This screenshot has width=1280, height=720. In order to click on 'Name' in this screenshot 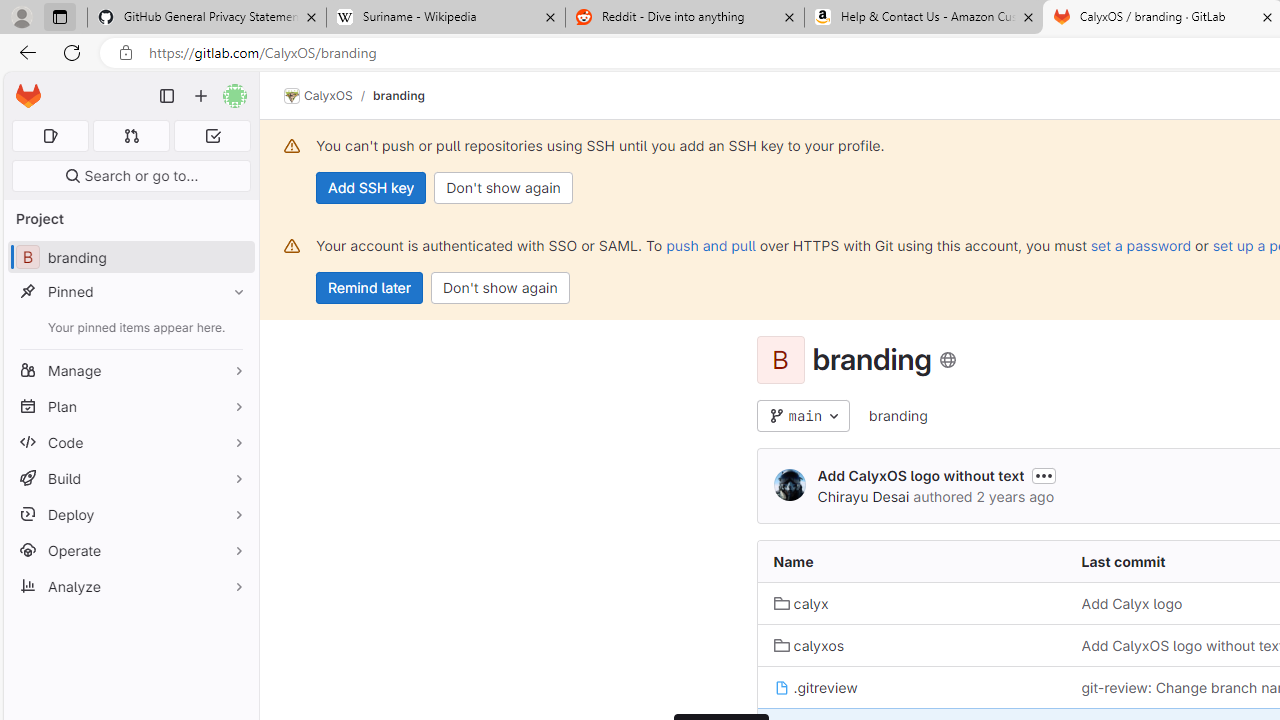, I will do `click(910, 561)`.